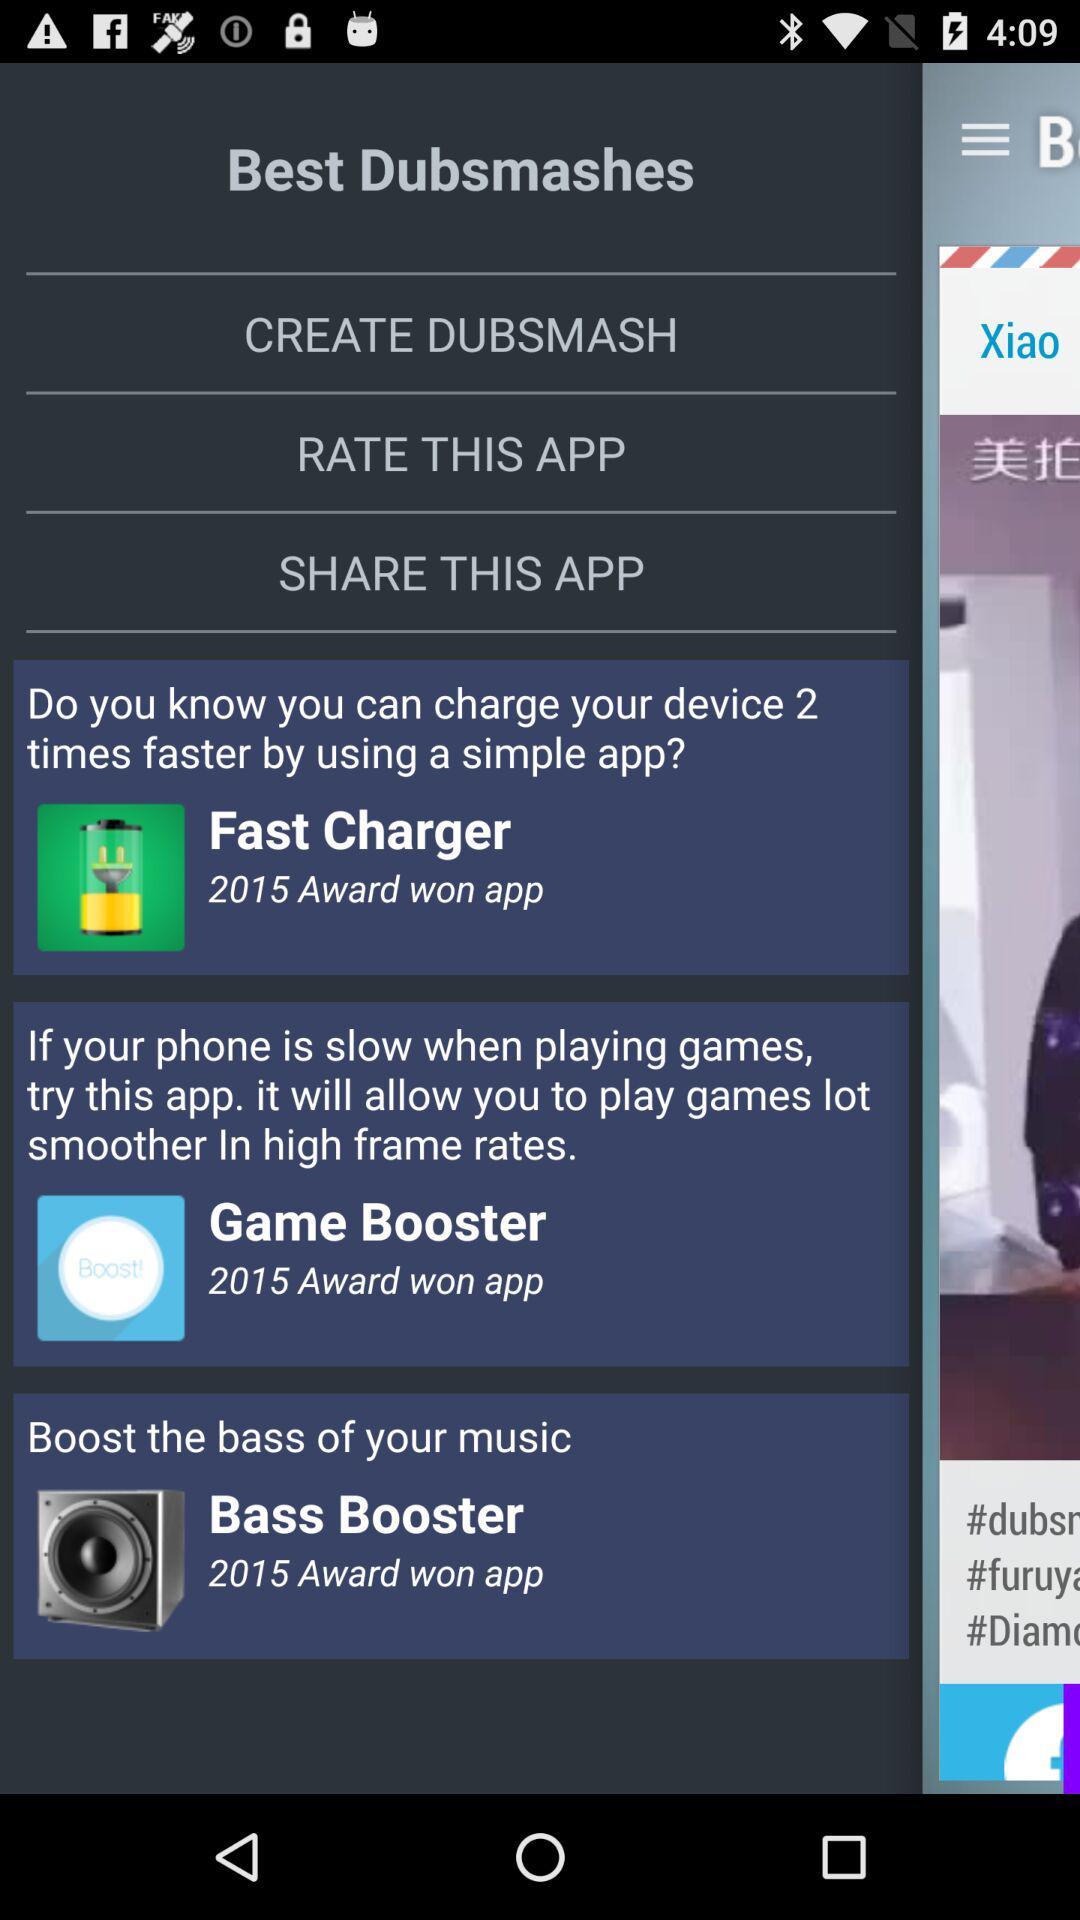 The height and width of the screenshot is (1920, 1080). What do you see at coordinates (984, 148) in the screenshot?
I see `the menu icon` at bounding box center [984, 148].